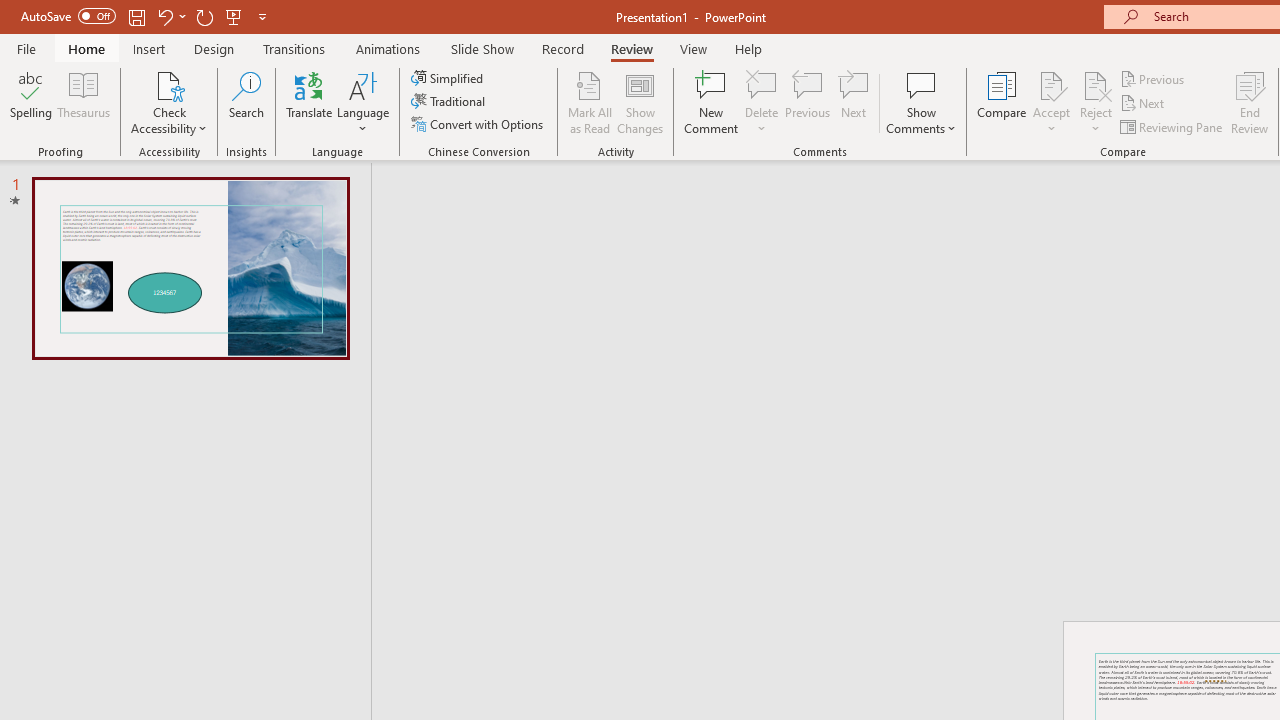  What do you see at coordinates (920, 103) in the screenshot?
I see `'Show Comments'` at bounding box center [920, 103].